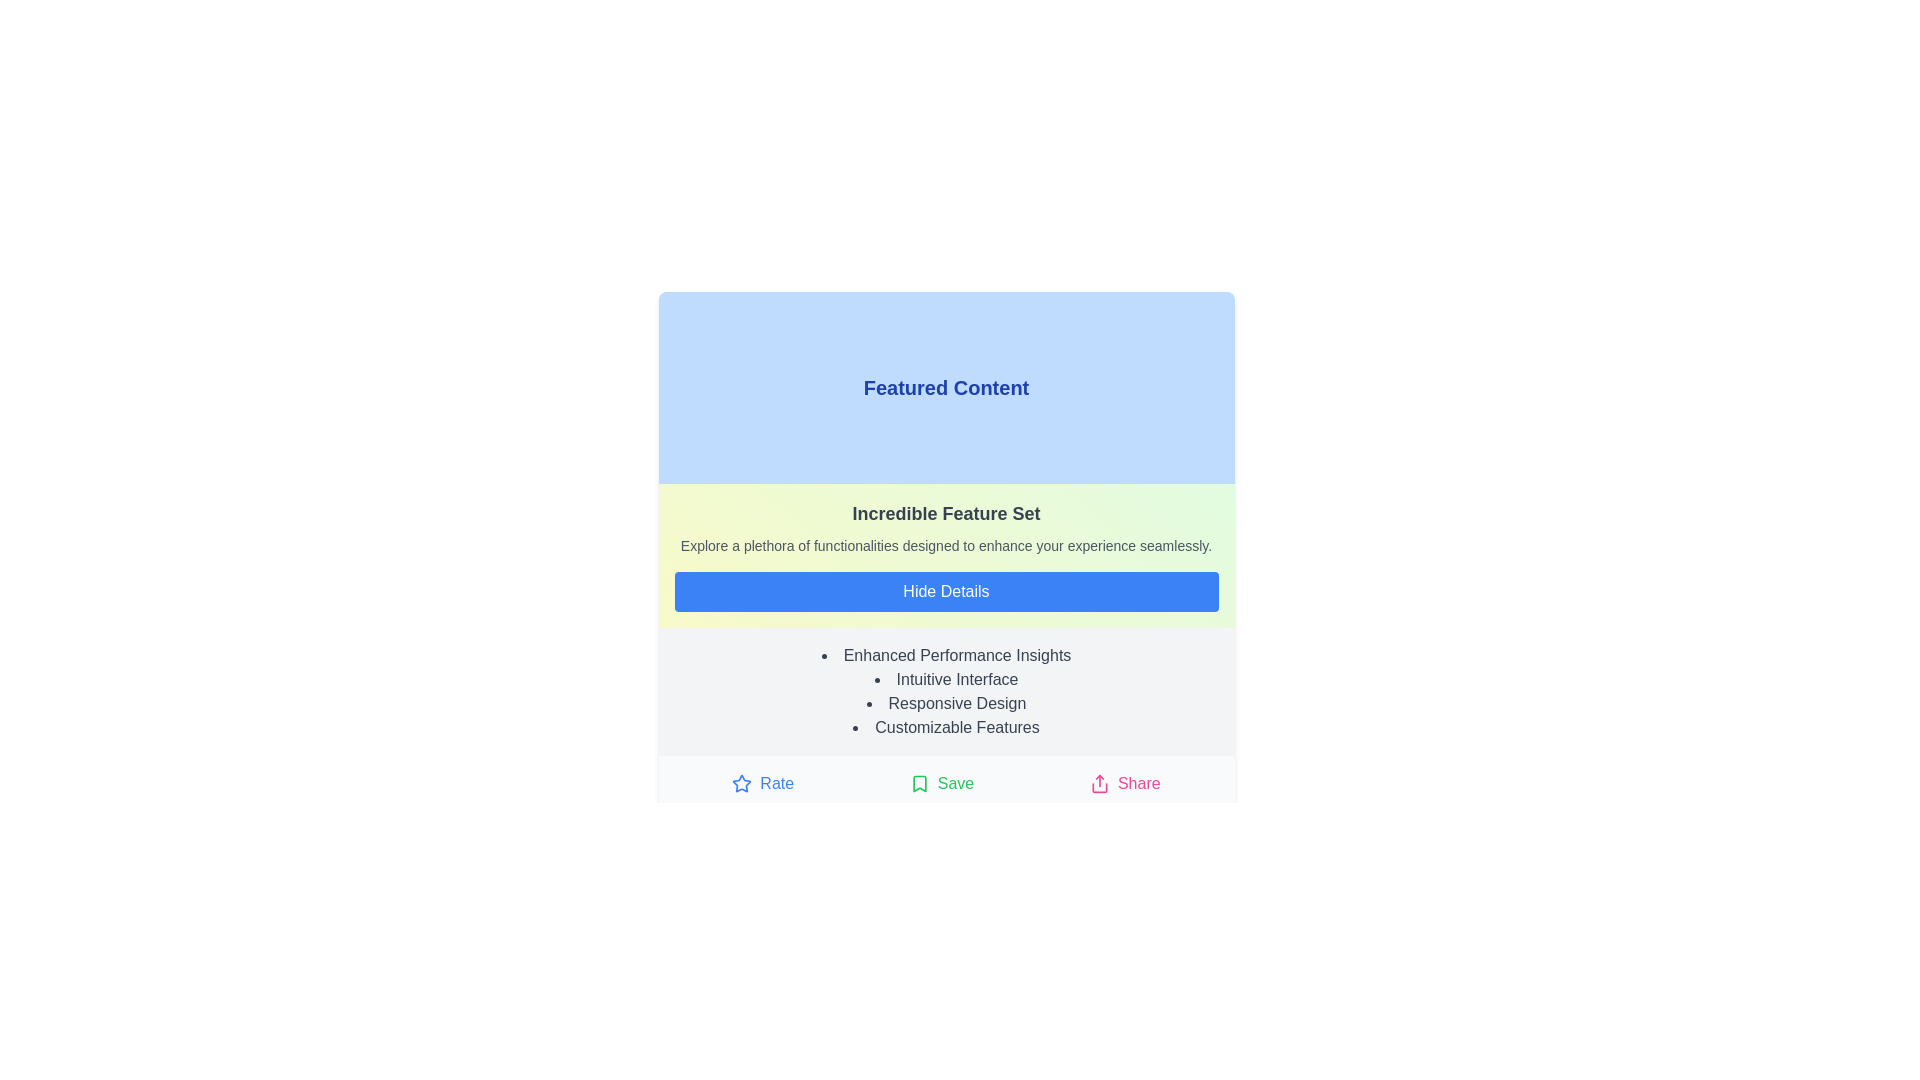 The width and height of the screenshot is (1920, 1080). I want to click on the star-shaped icon with a hollow center and blue outline, which is positioned next to the 'Rate' text label in the rating interface, so click(741, 782).